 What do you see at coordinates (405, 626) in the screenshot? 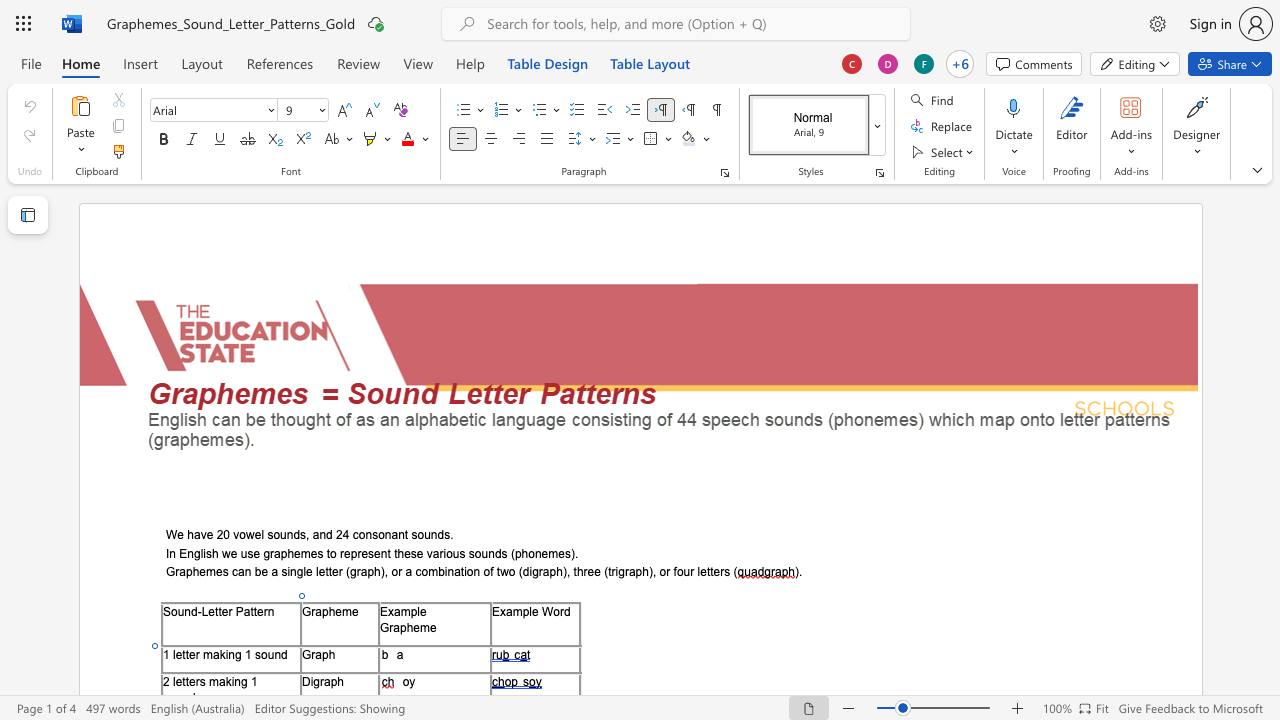
I see `the space between the continuous character "p" and "h" in the text` at bounding box center [405, 626].